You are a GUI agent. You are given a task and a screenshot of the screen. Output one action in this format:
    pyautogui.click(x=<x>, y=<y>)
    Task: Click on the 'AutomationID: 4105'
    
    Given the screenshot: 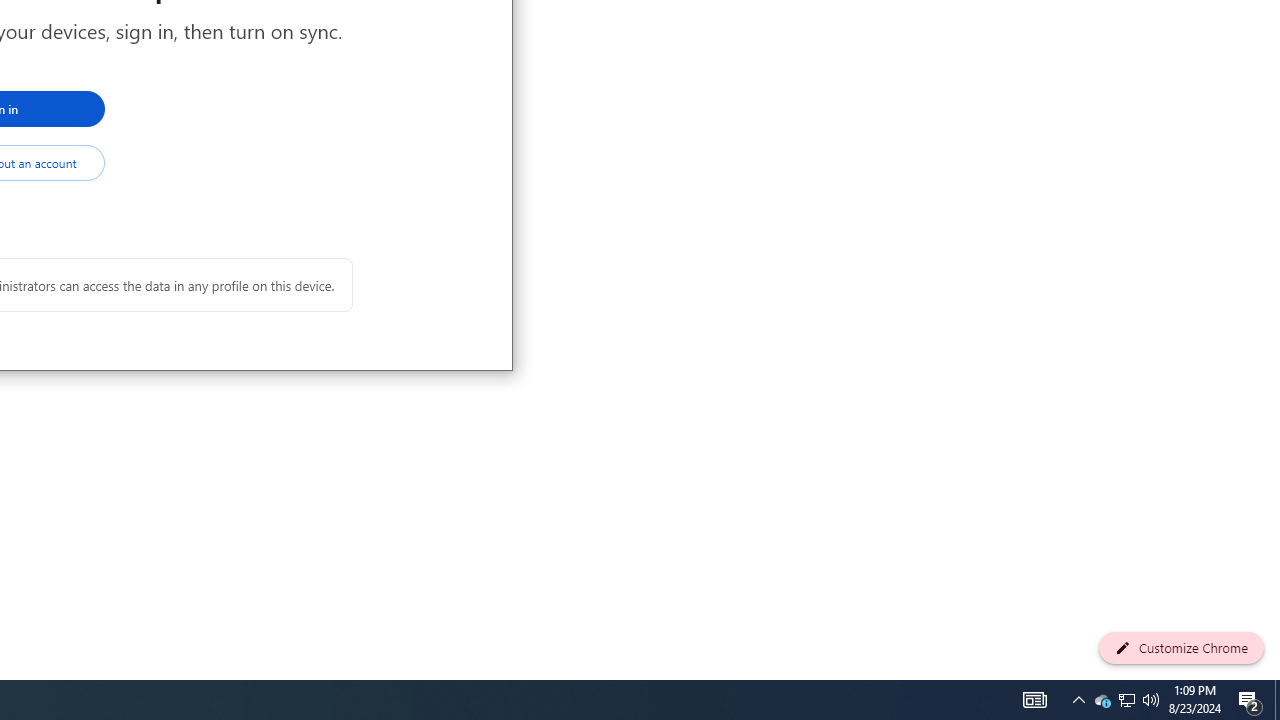 What is the action you would take?
    pyautogui.click(x=1034, y=698)
    